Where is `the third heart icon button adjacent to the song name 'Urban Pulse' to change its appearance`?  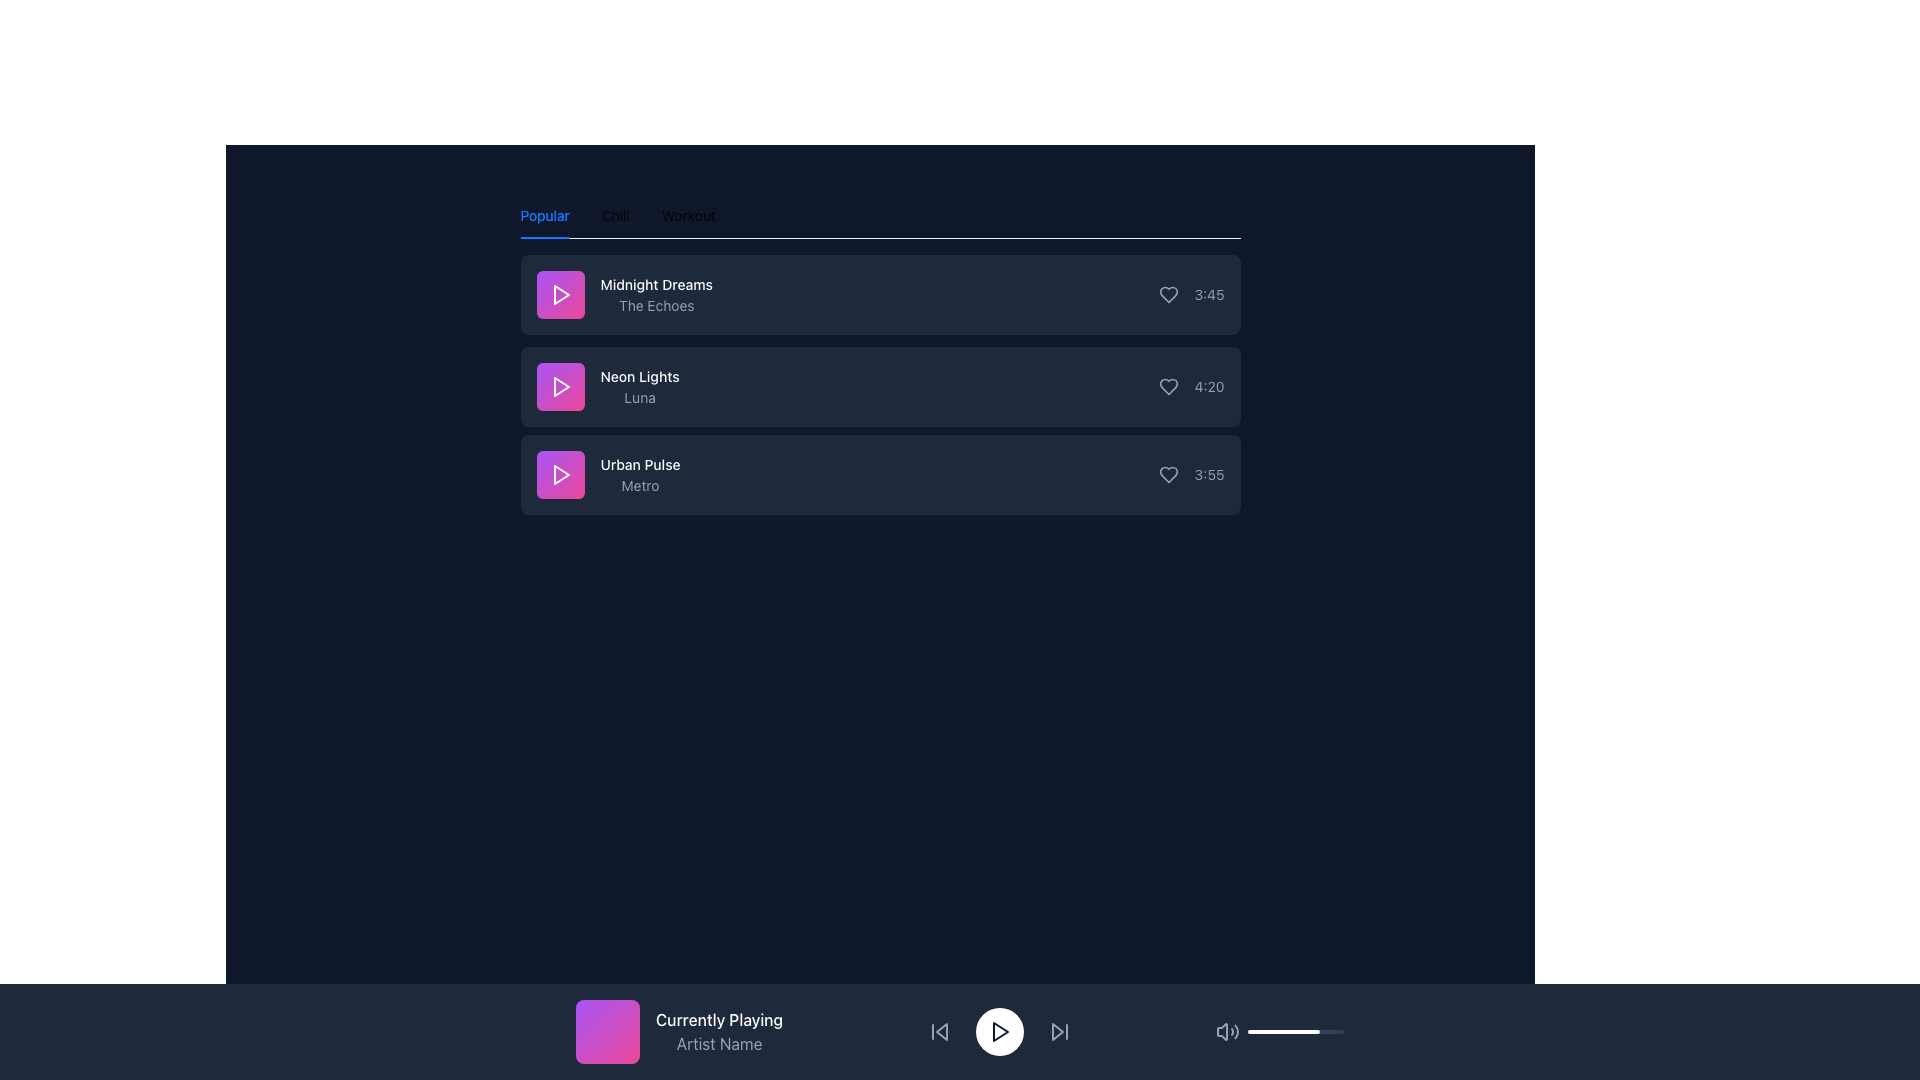 the third heart icon button adjacent to the song name 'Urban Pulse' to change its appearance is located at coordinates (1168, 474).